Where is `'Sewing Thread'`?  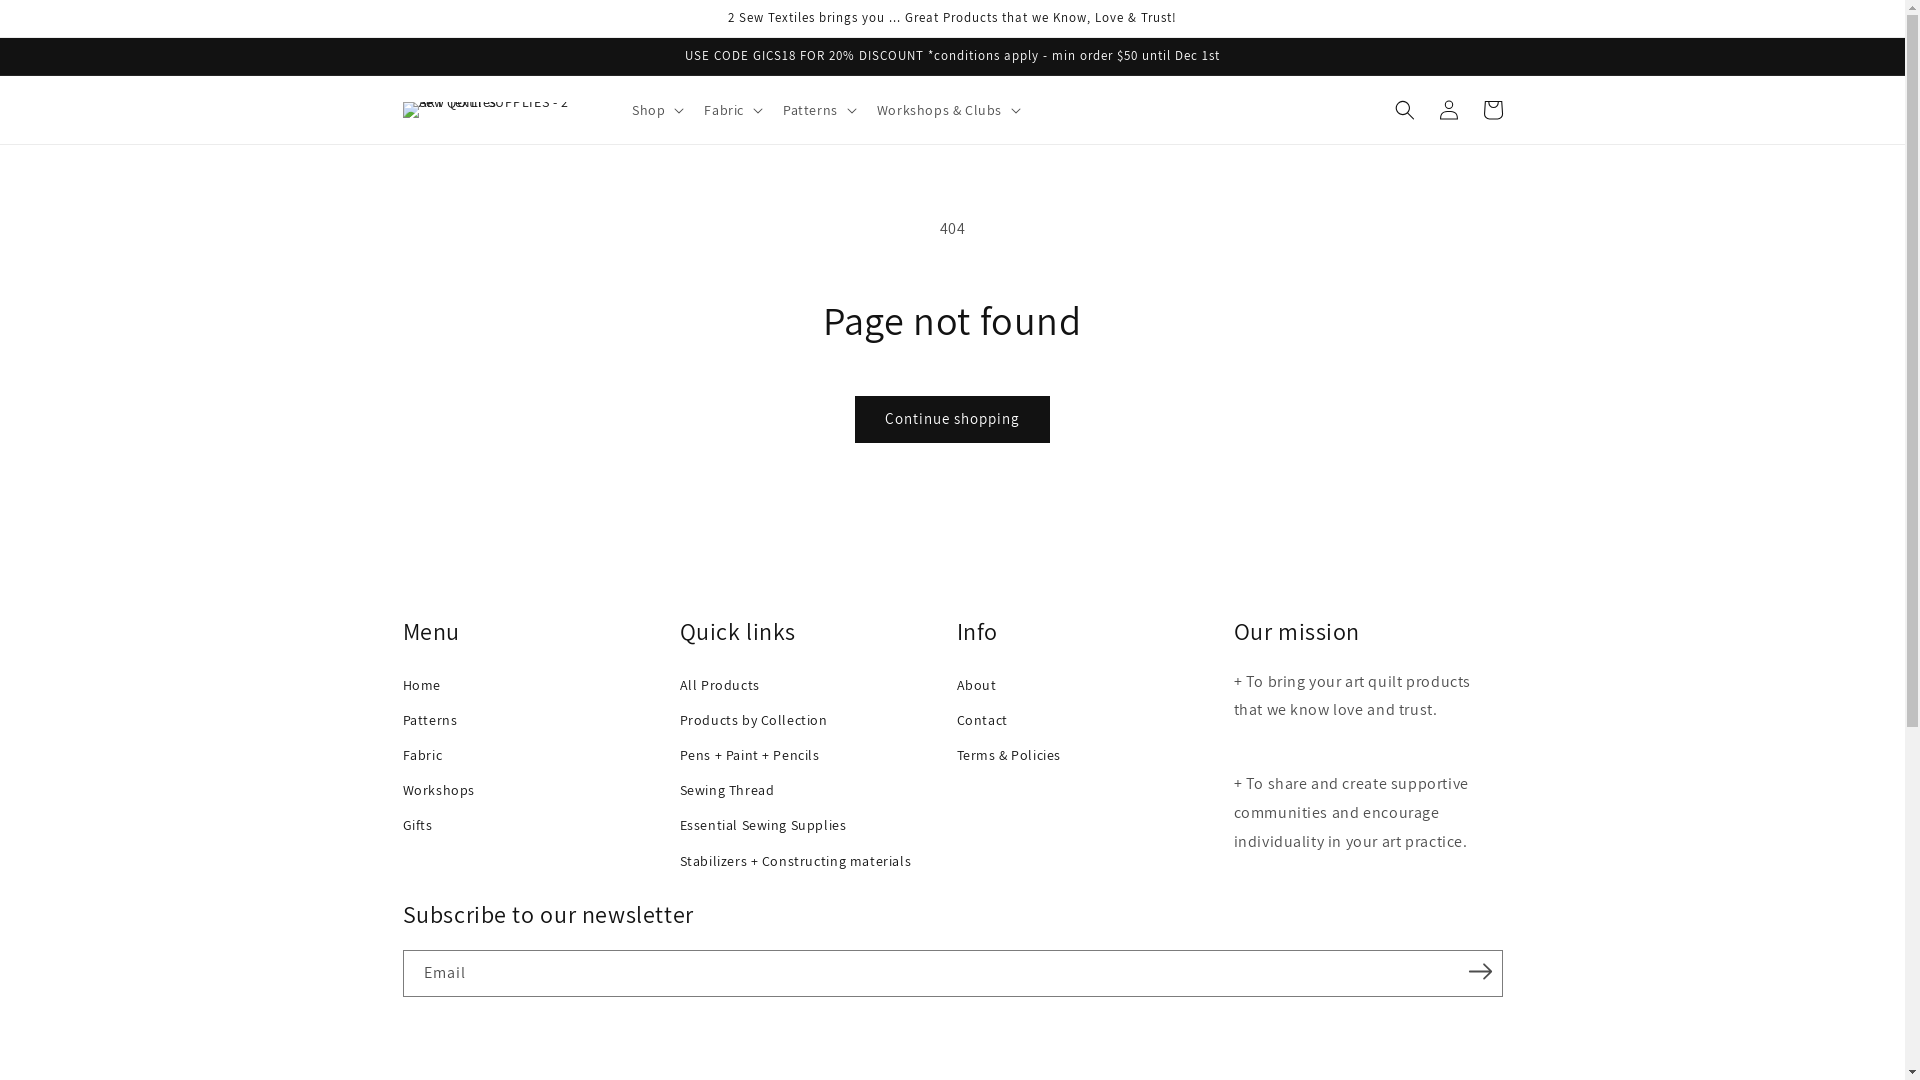 'Sewing Thread' is located at coordinates (814, 789).